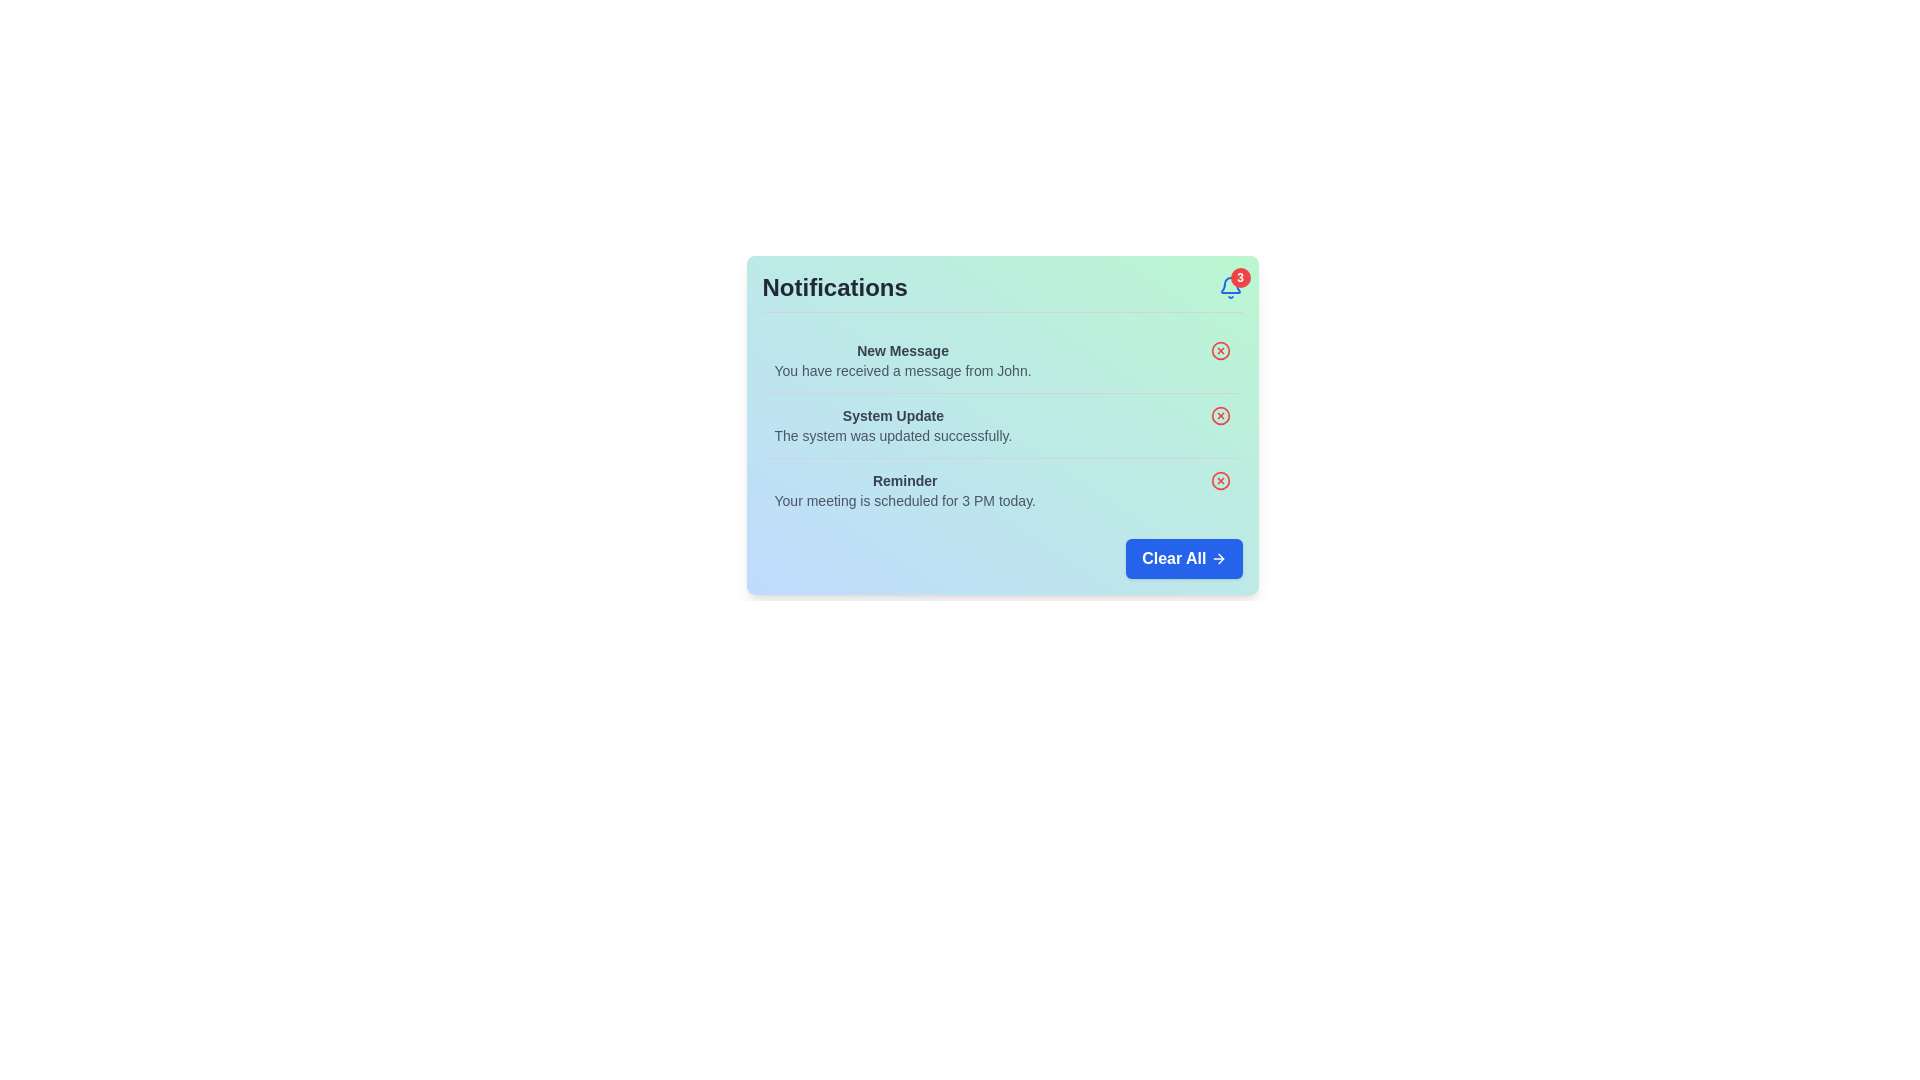 The image size is (1920, 1080). What do you see at coordinates (901, 350) in the screenshot?
I see `the text label displaying 'New Message', which is styled with a bold font and a dark gray color, positioned at the top left of a notification entry` at bounding box center [901, 350].